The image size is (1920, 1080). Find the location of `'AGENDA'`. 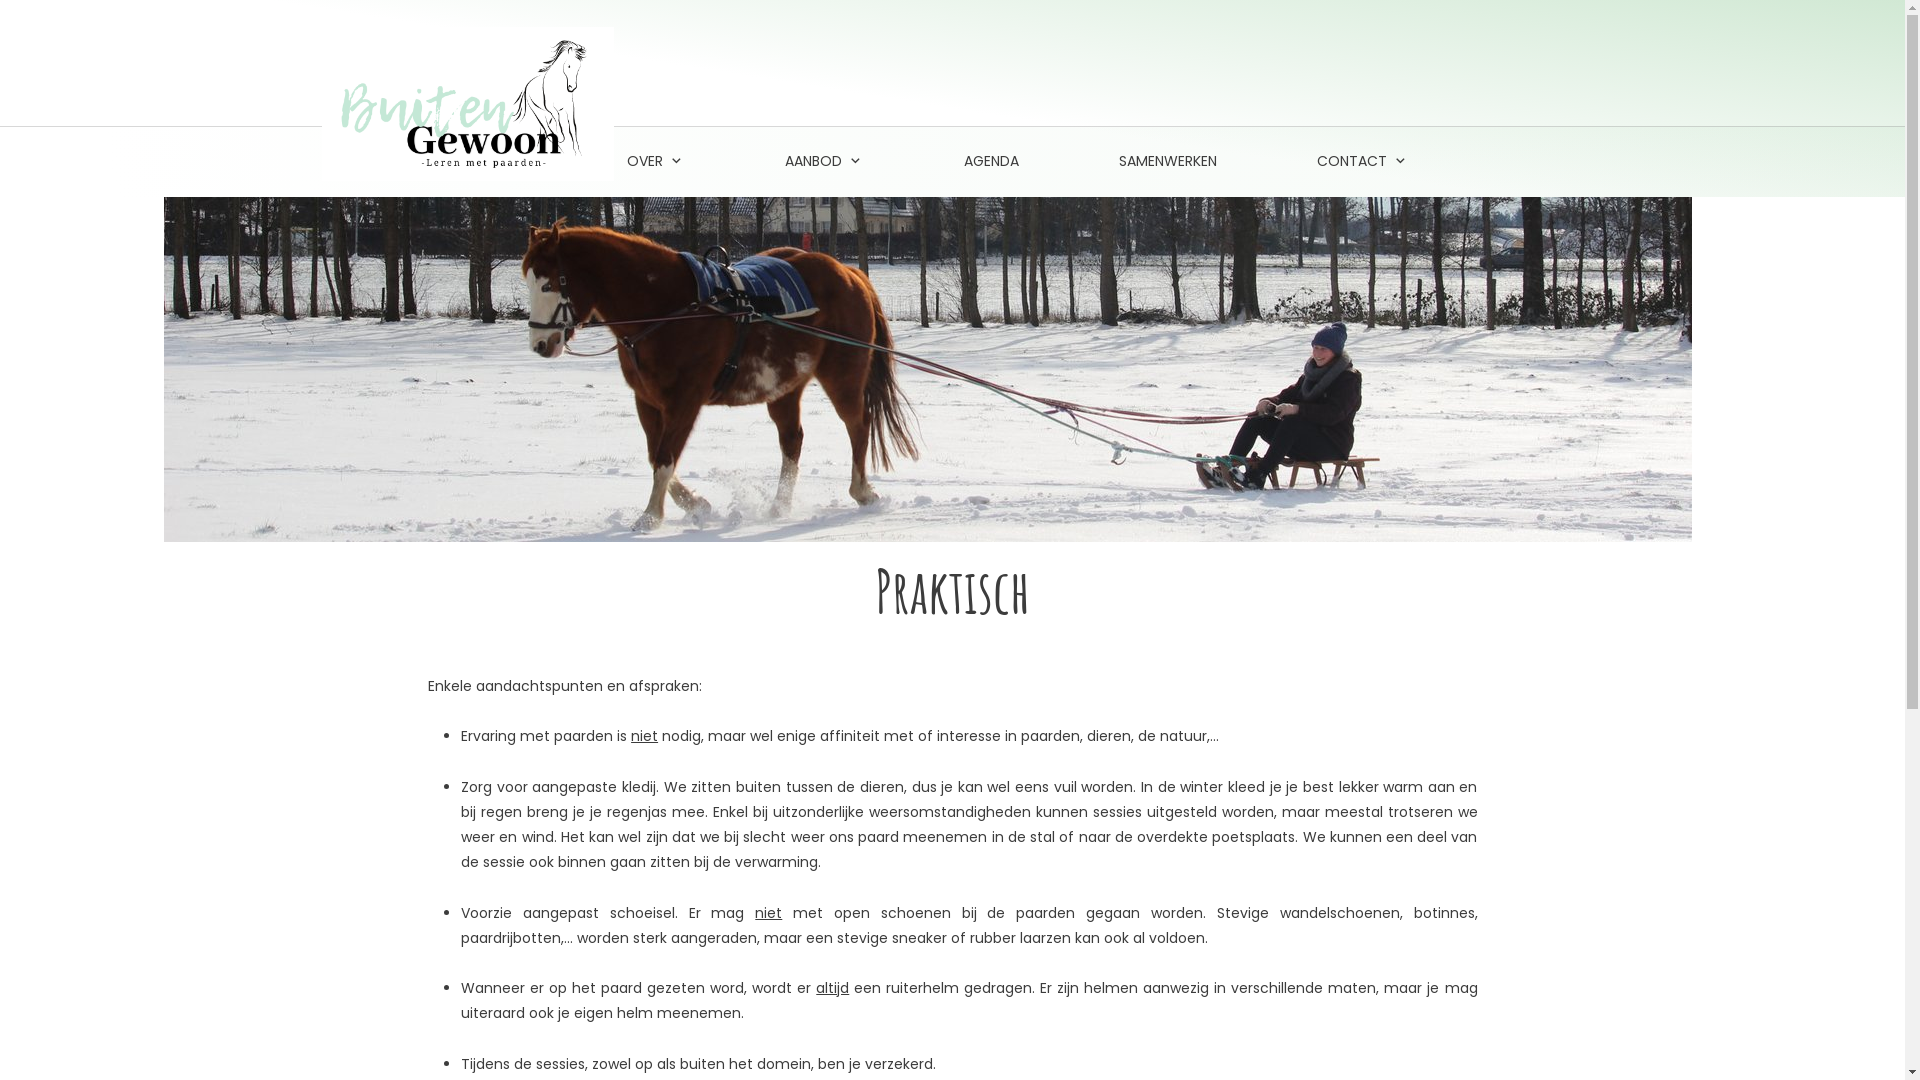

'AGENDA' is located at coordinates (991, 161).